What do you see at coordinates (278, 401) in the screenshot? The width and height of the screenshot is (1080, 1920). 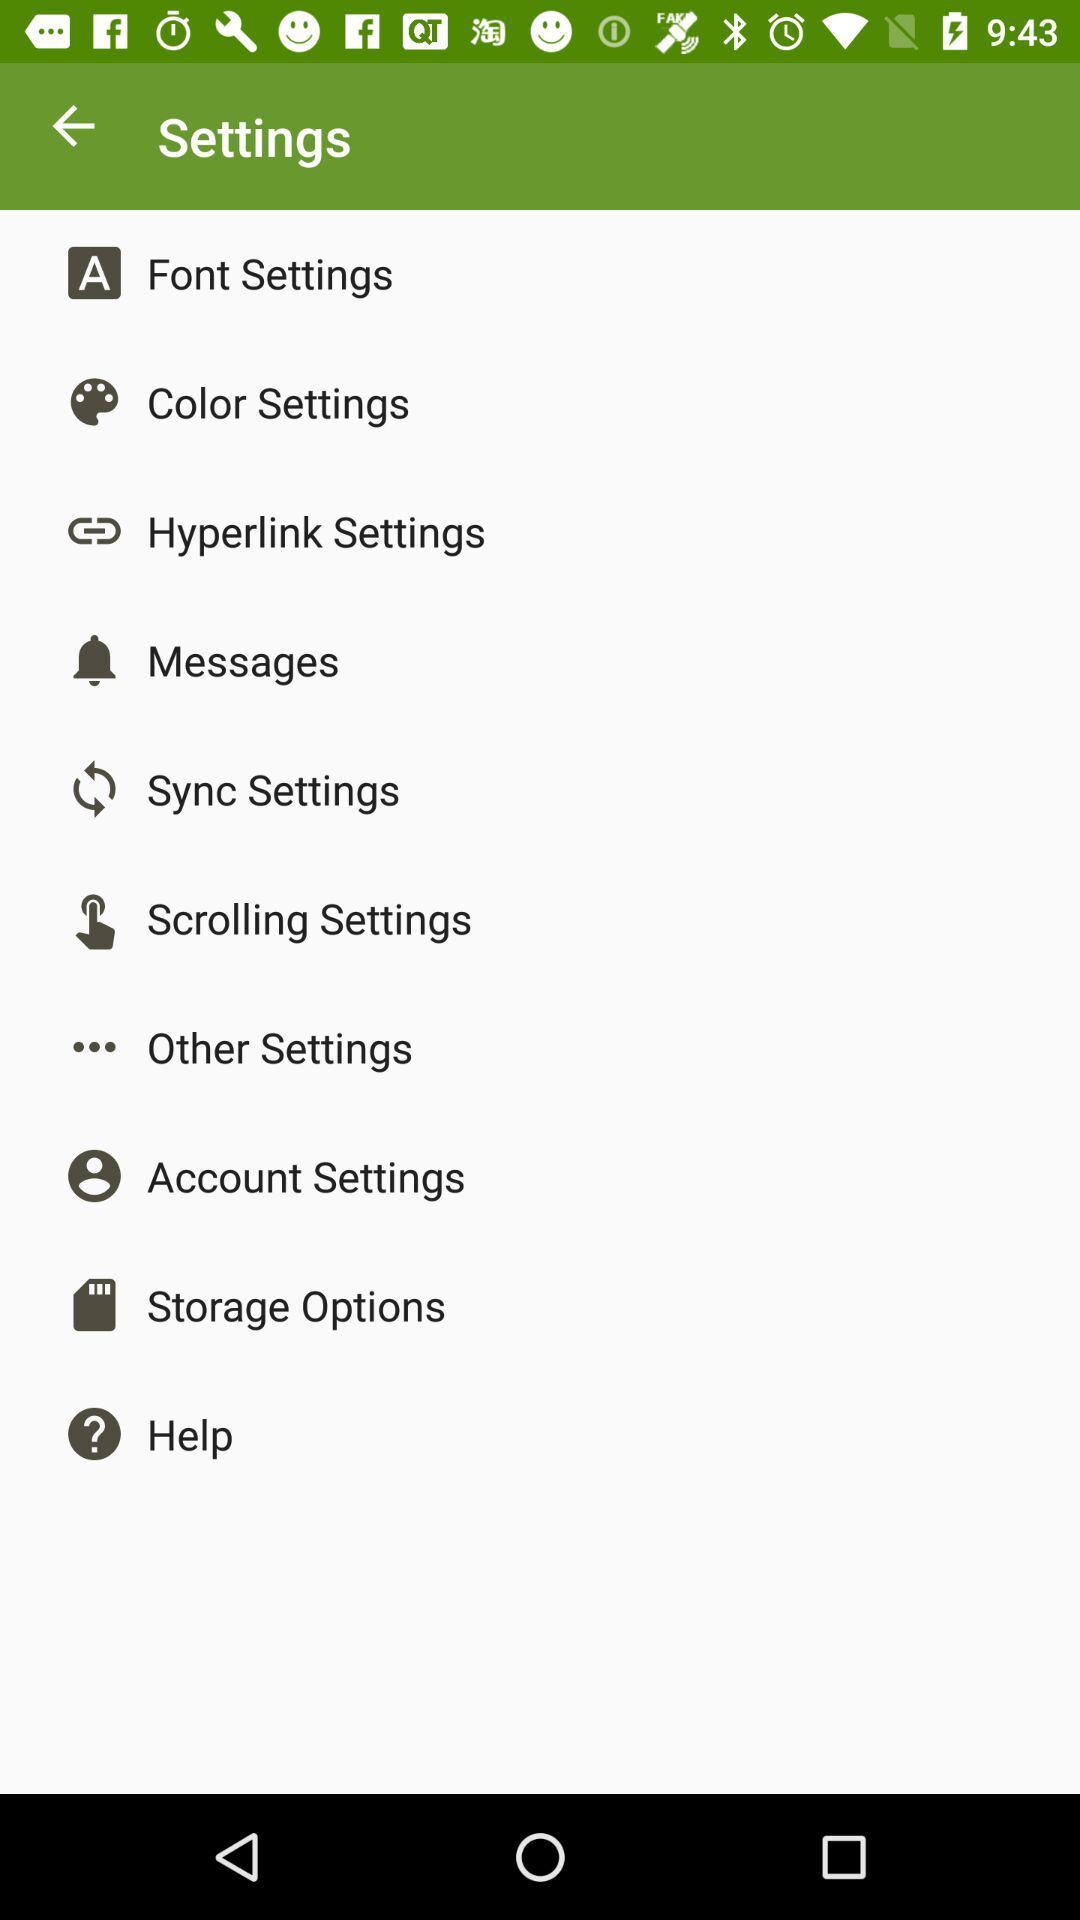 I see `the app below font settings` at bounding box center [278, 401].